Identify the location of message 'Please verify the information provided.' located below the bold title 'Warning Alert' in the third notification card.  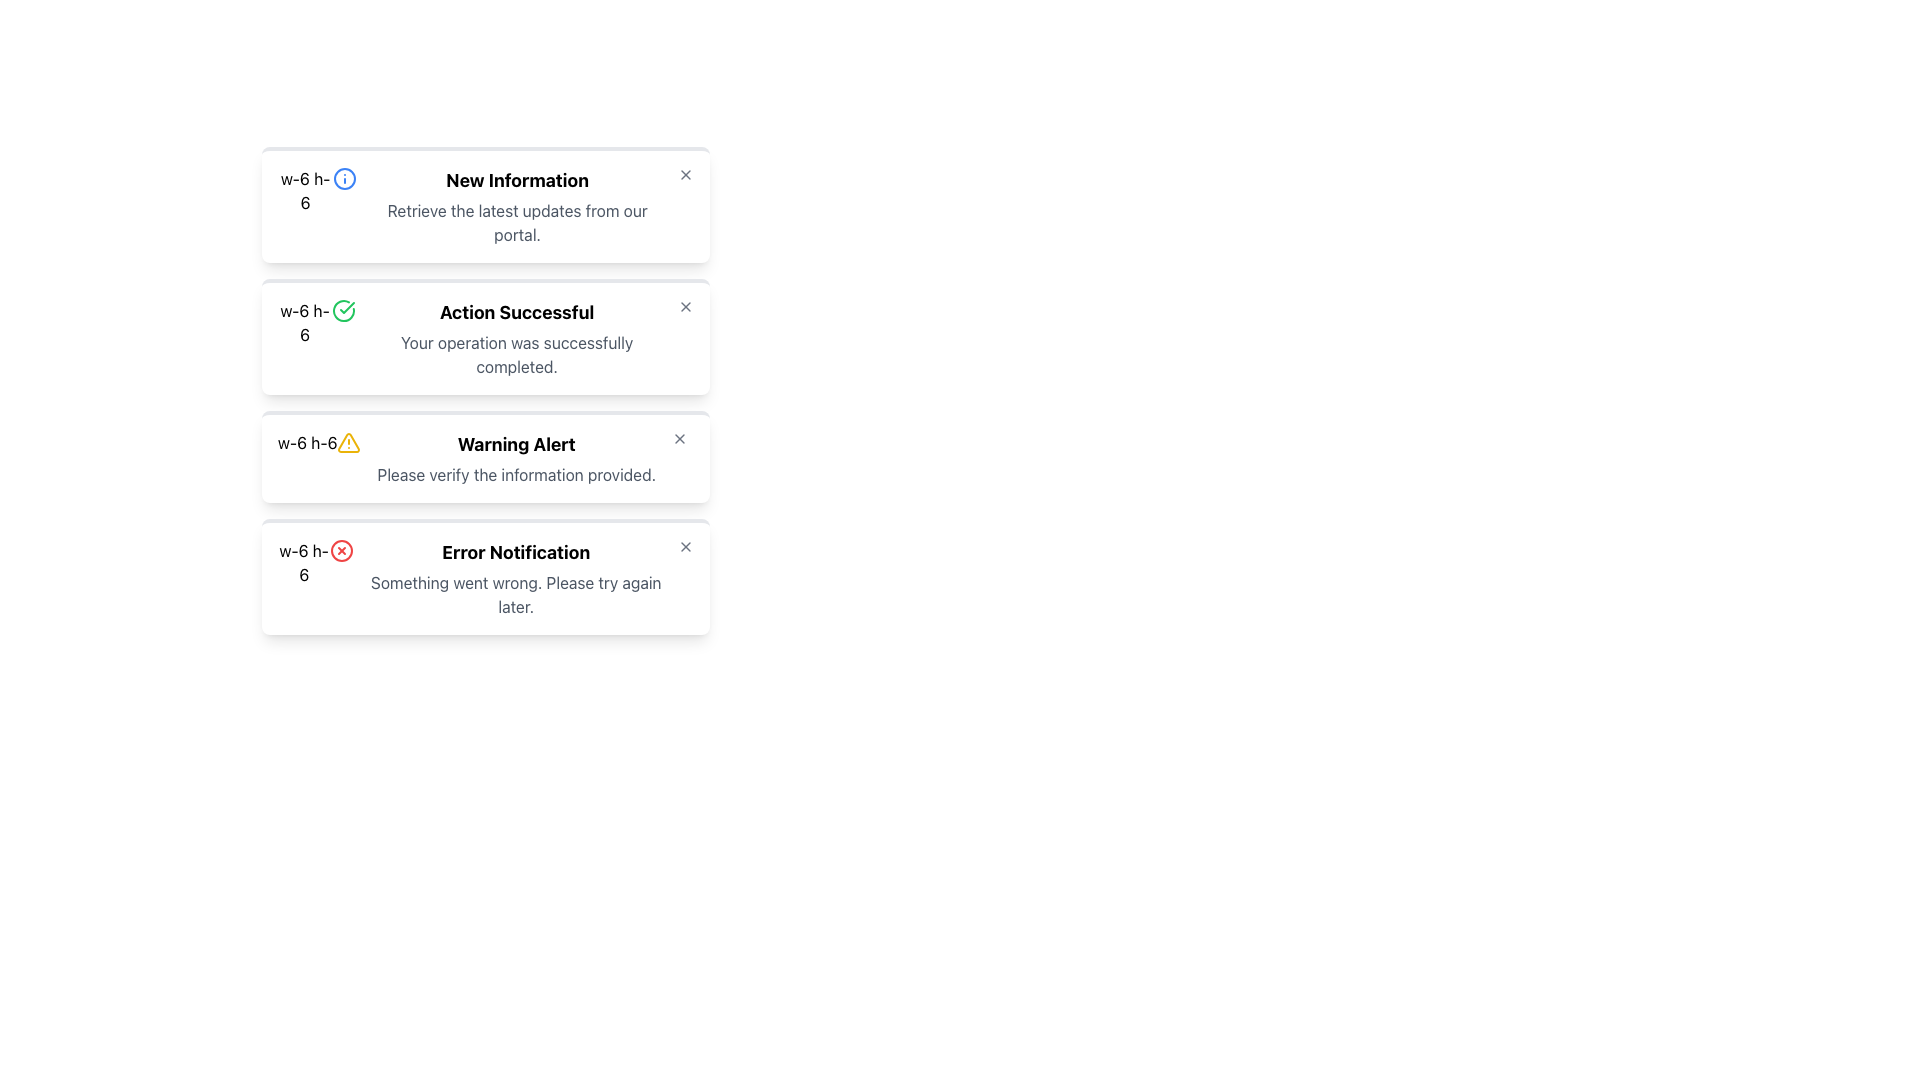
(516, 474).